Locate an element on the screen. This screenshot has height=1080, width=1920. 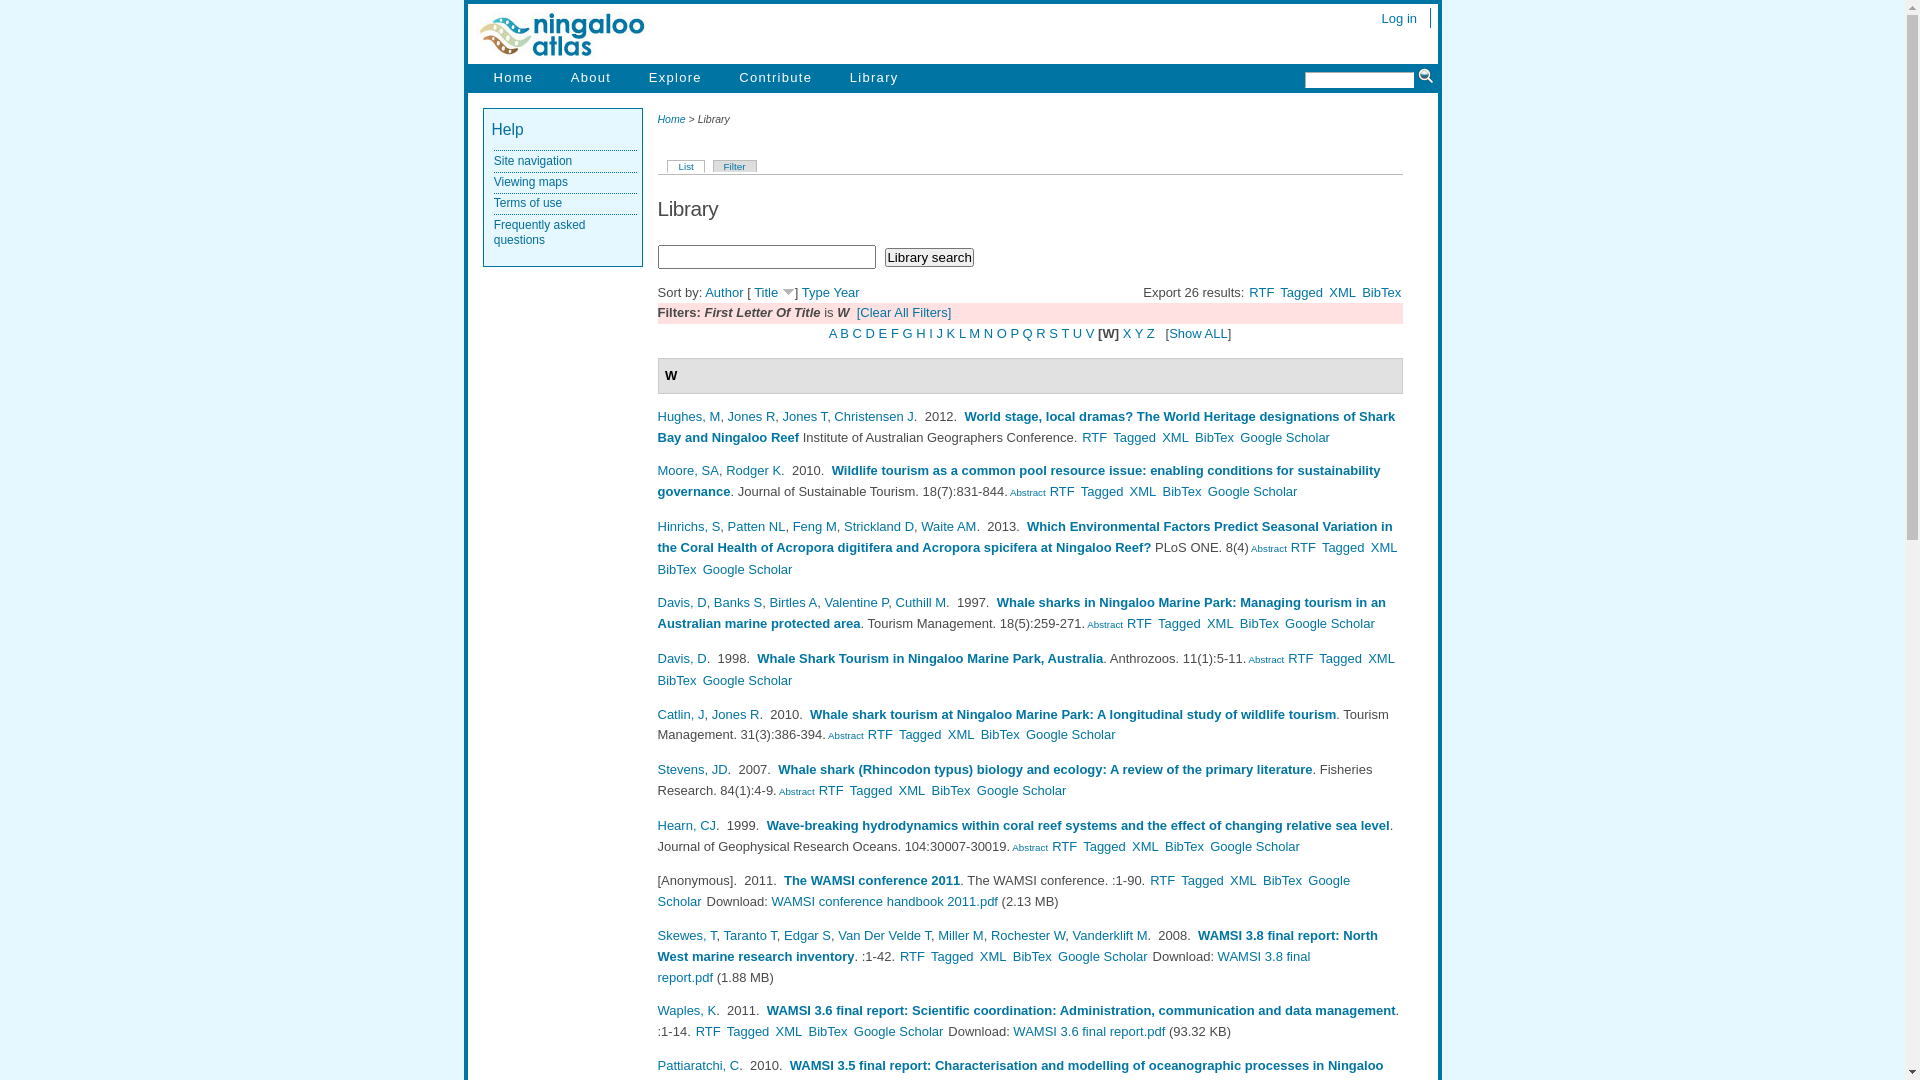
'Author' is located at coordinates (705, 292).